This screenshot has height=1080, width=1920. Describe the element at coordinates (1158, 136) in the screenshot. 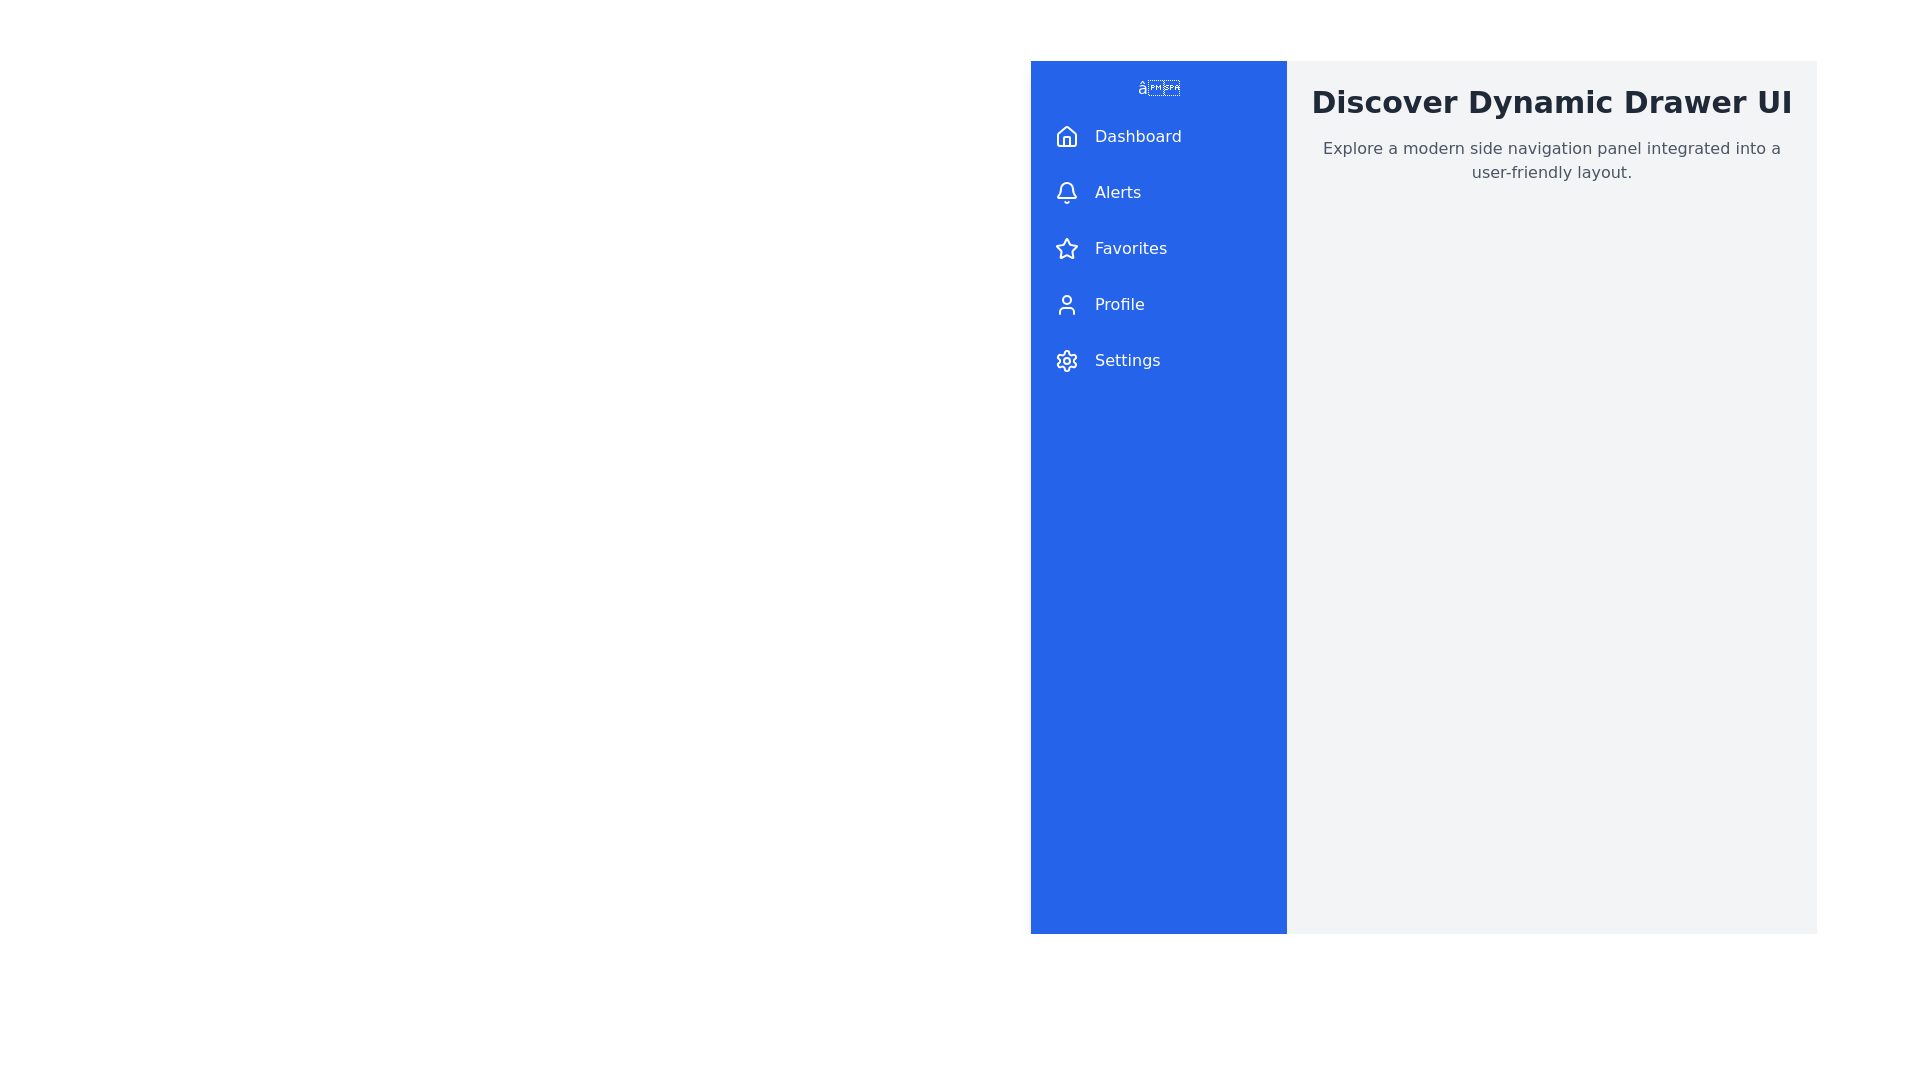

I see `the navigation button located in the blue sidebar that redirects to the dashboard section of the application` at that location.